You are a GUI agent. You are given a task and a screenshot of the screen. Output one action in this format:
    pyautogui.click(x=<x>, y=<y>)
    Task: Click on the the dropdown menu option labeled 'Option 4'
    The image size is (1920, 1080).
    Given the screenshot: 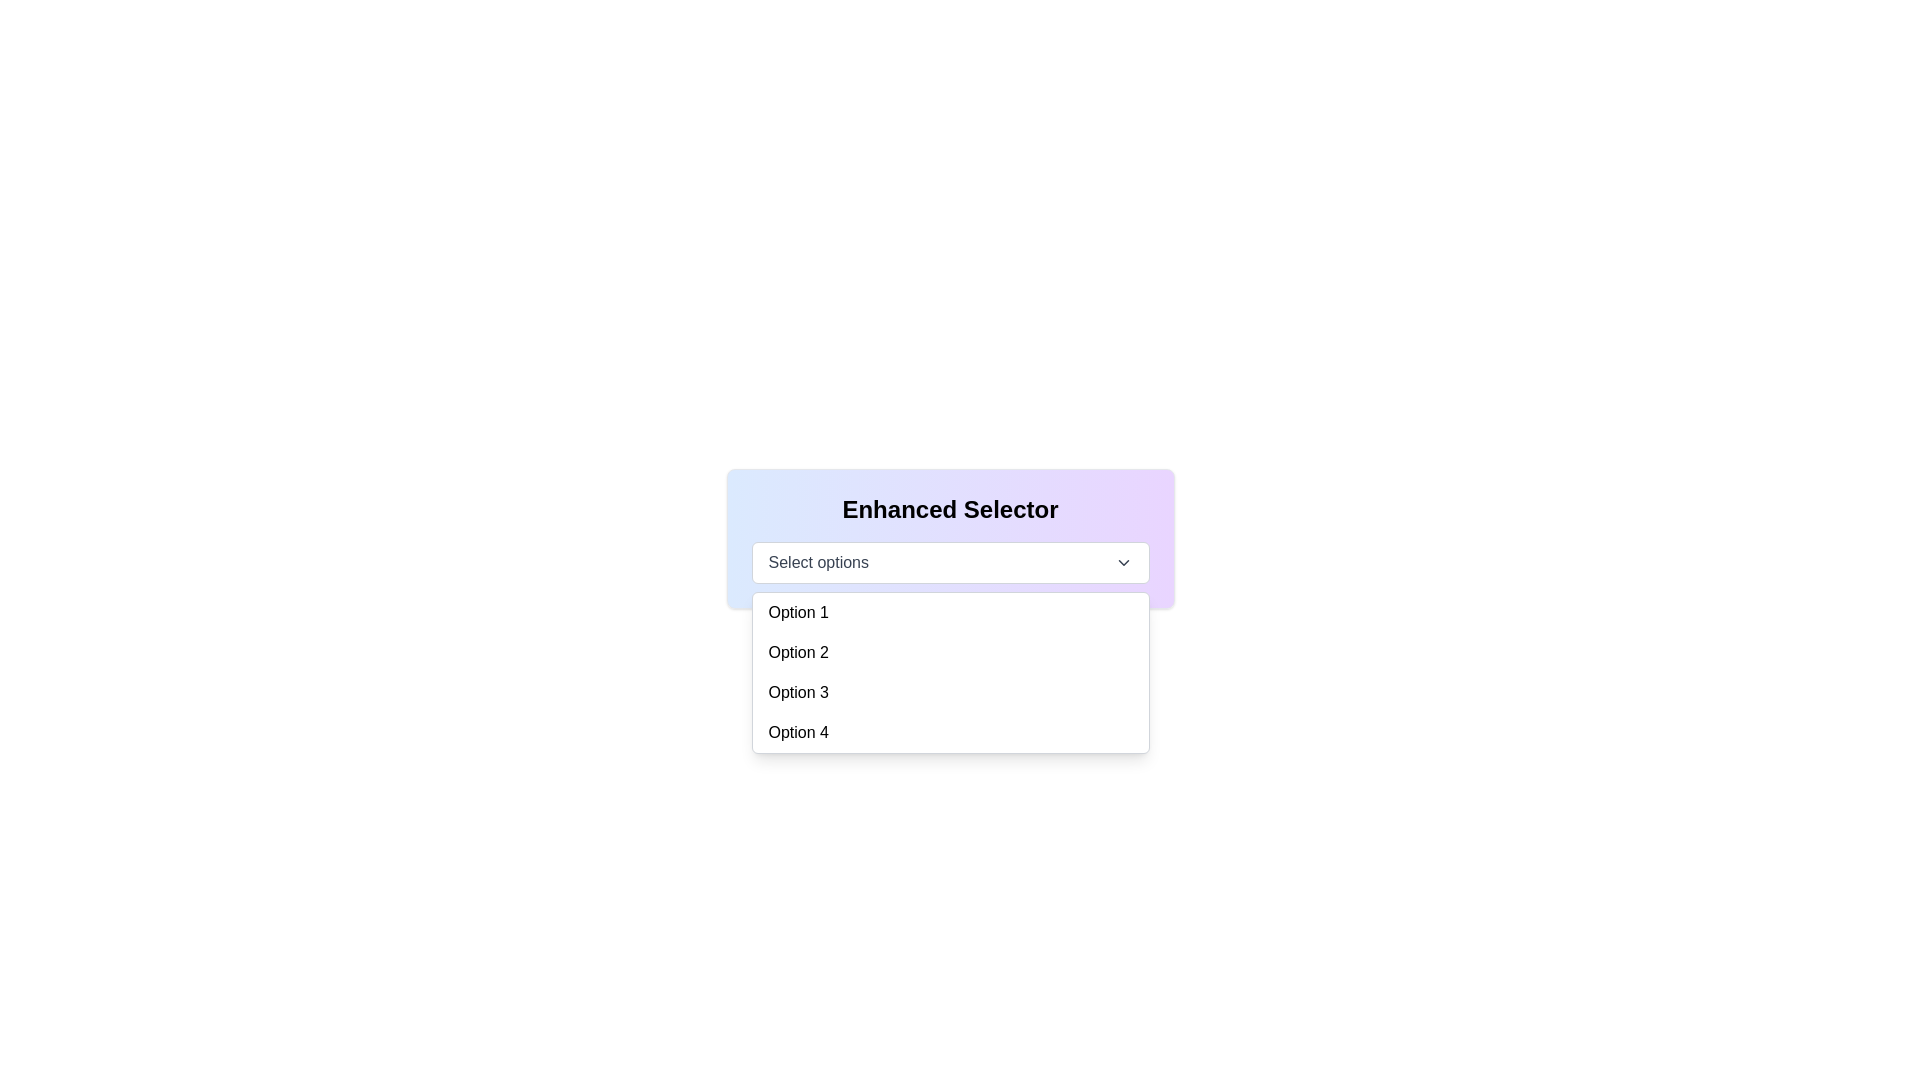 What is the action you would take?
    pyautogui.click(x=949, y=732)
    